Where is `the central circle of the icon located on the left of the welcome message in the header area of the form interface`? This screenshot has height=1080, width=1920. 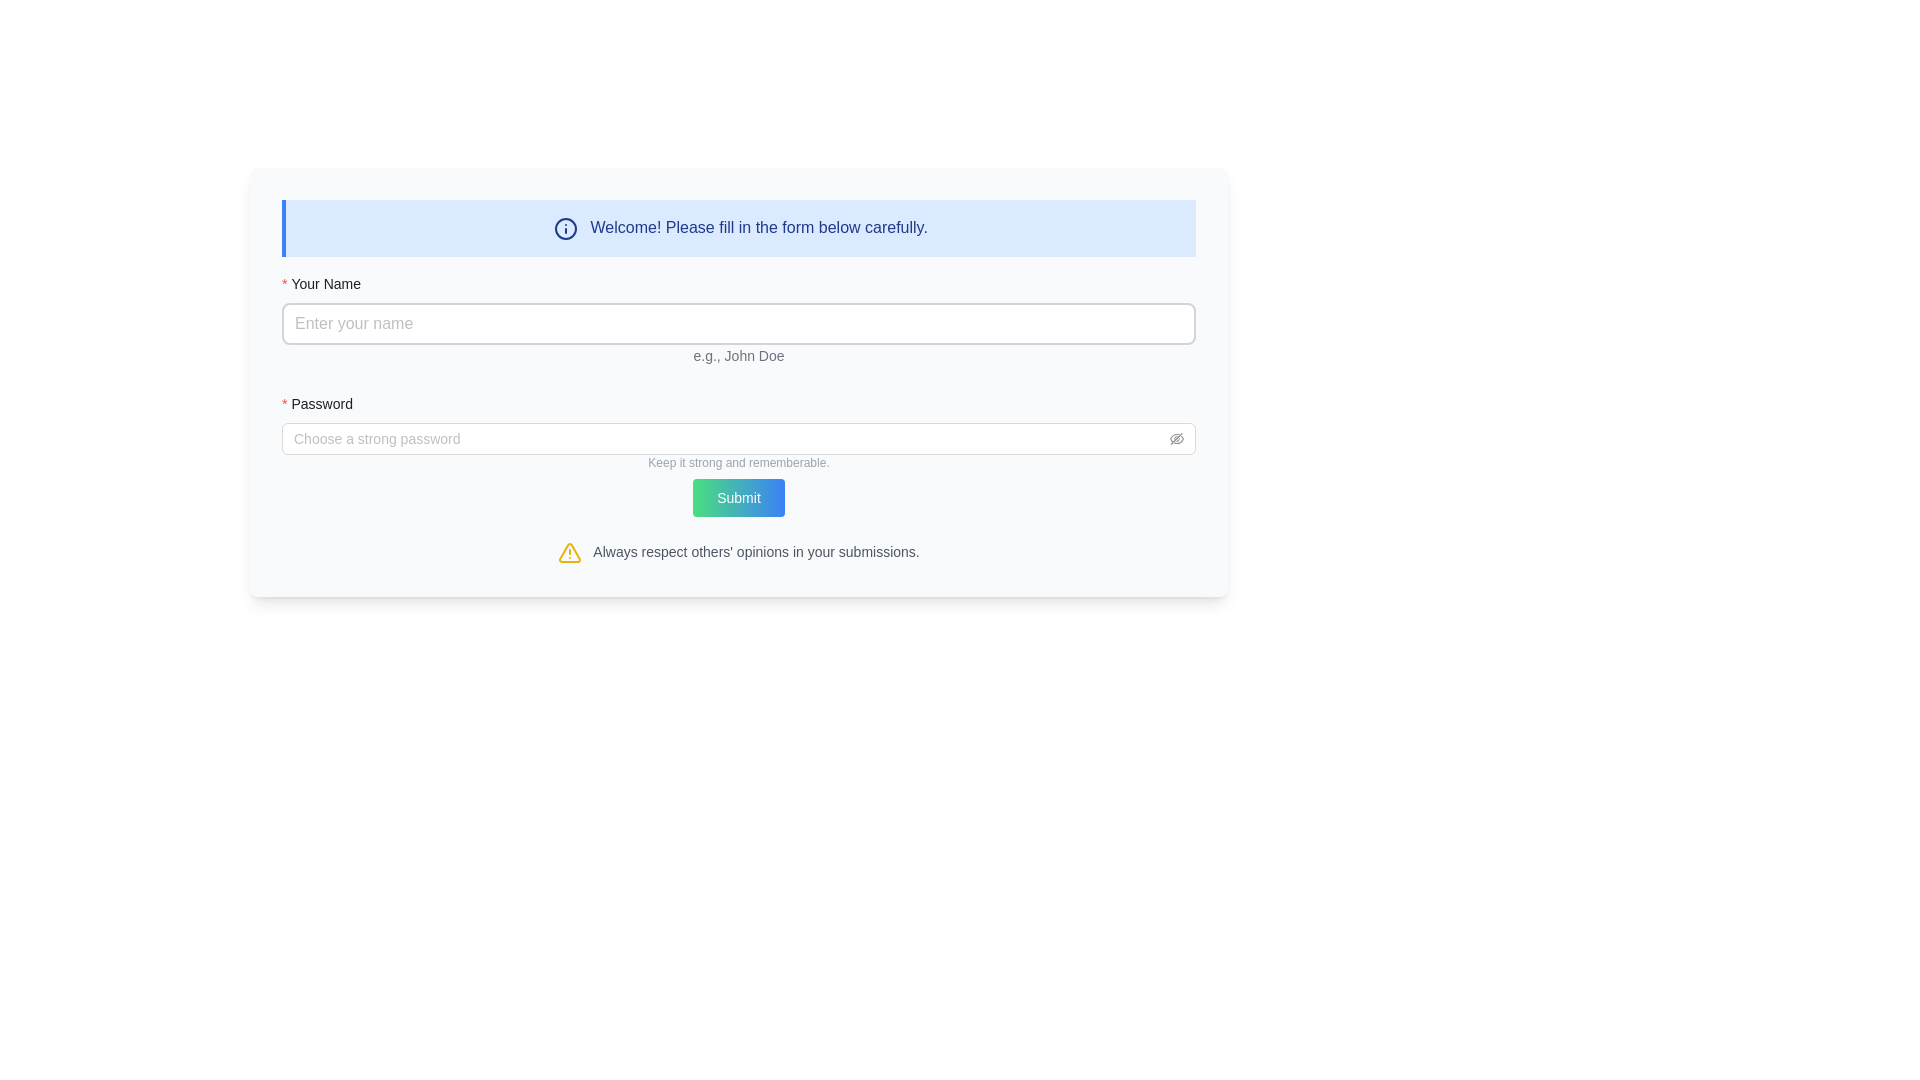 the central circle of the icon located on the left of the welcome message in the header area of the form interface is located at coordinates (565, 227).